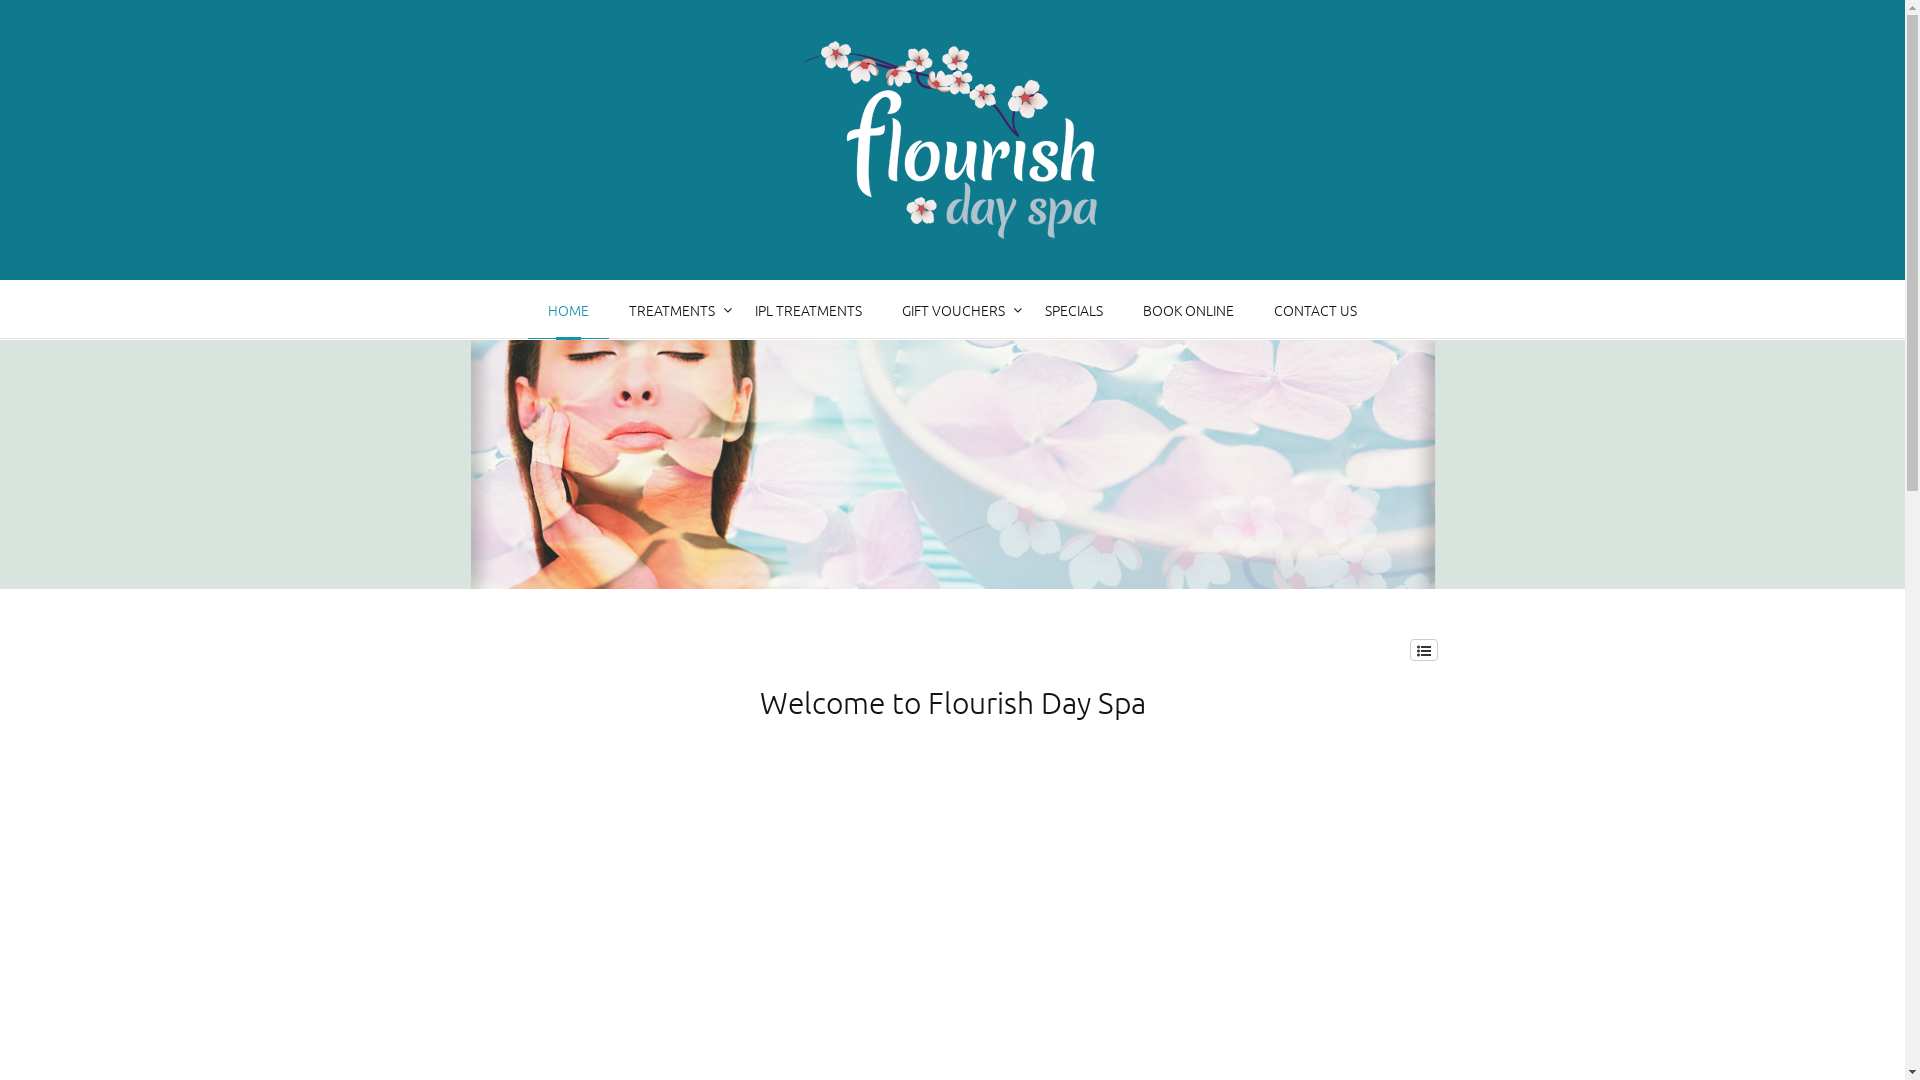 This screenshot has height=1080, width=1920. I want to click on 'BOOK ONLINE', so click(1123, 309).